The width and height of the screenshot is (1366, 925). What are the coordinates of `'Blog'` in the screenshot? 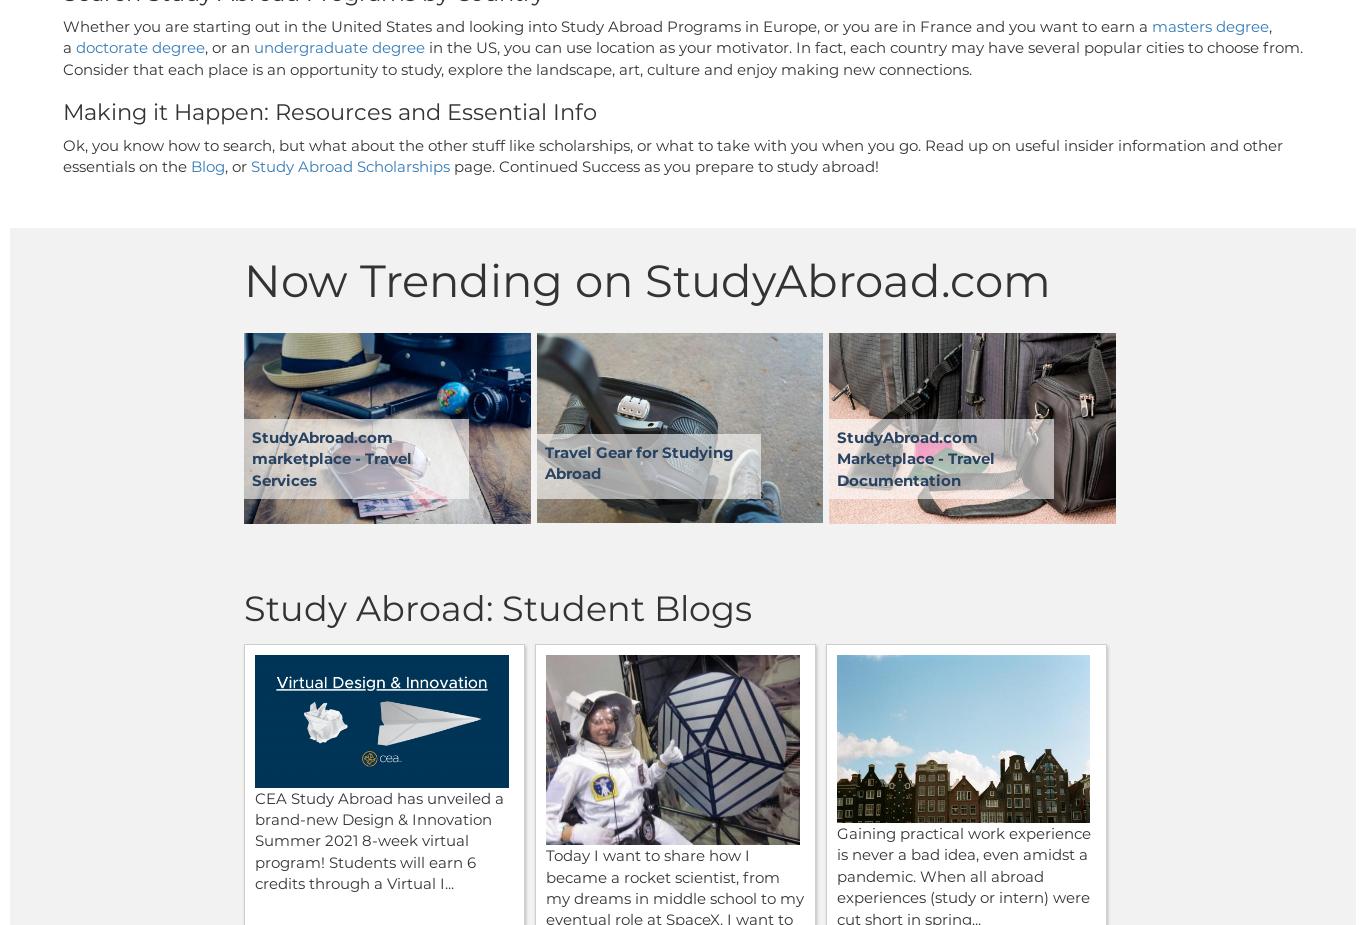 It's located at (207, 165).